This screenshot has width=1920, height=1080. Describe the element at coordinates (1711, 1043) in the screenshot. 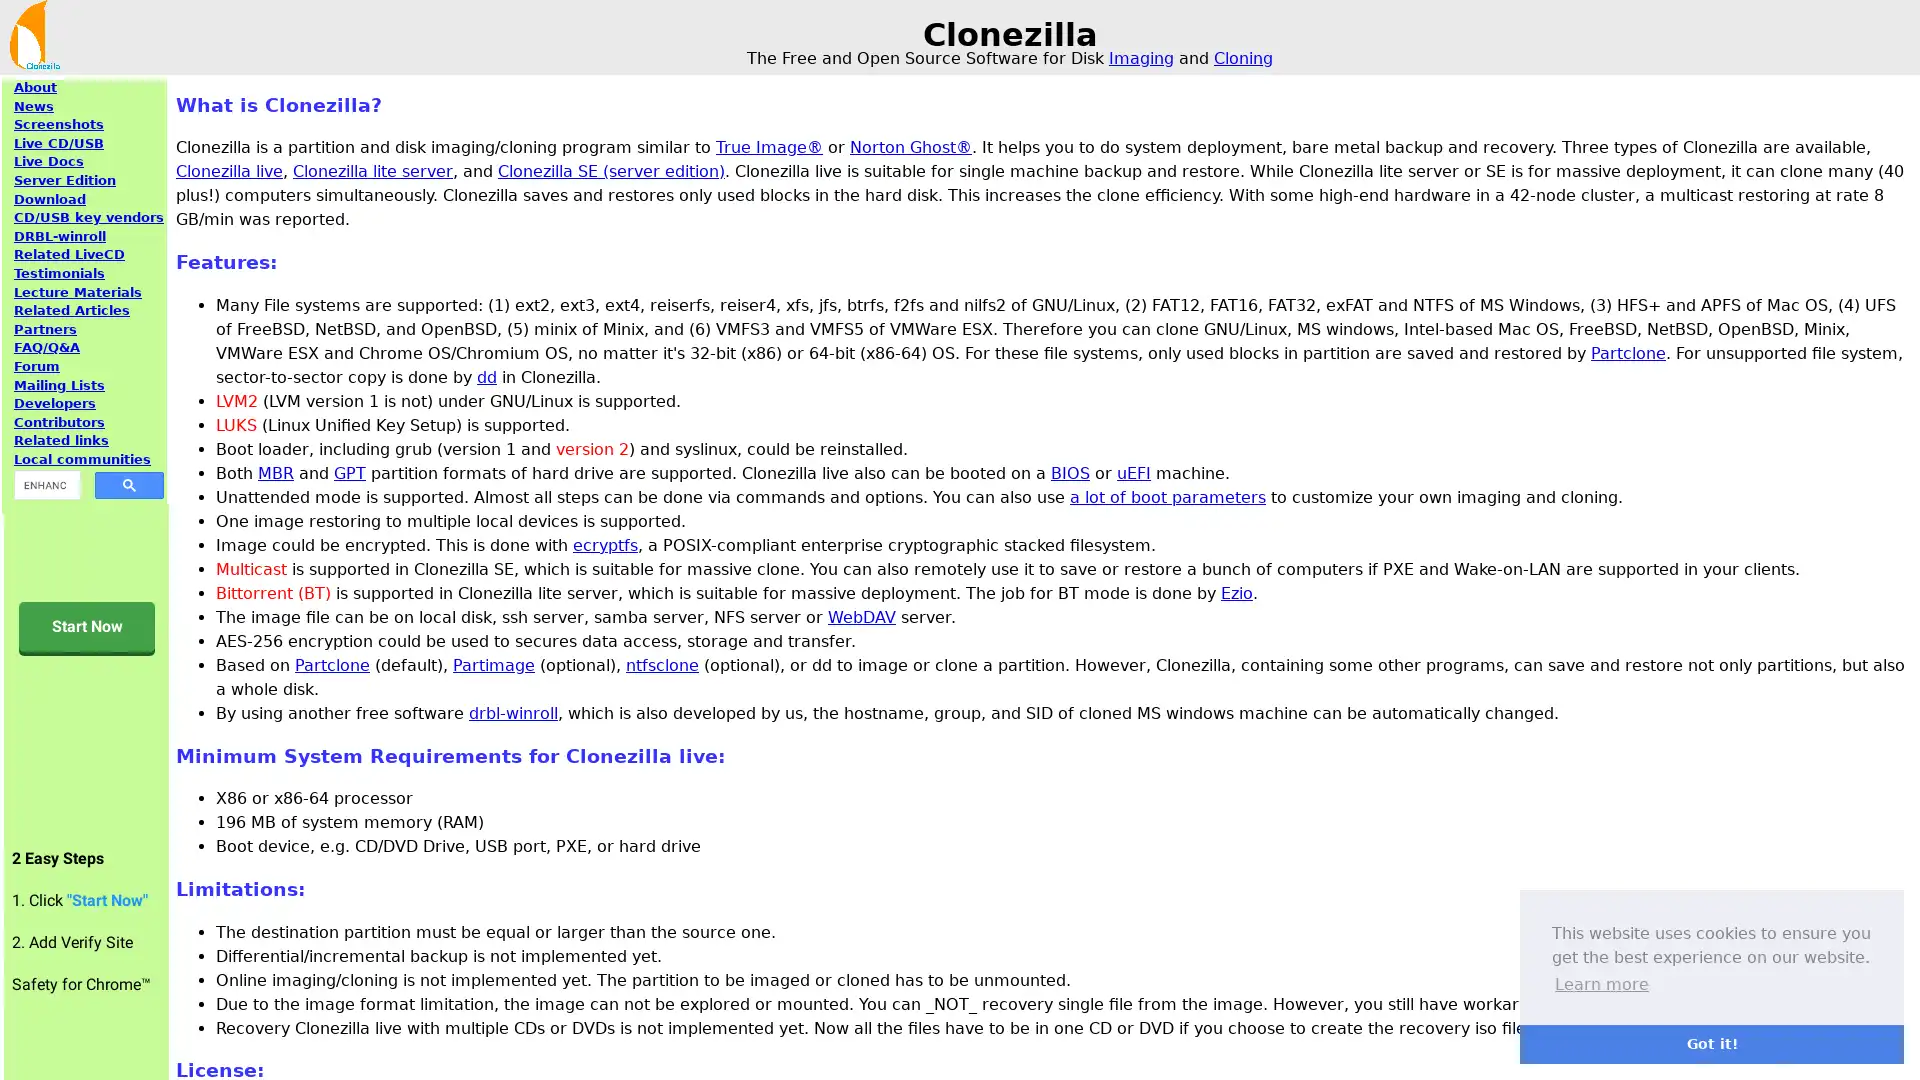

I see `dismiss cookie message` at that location.